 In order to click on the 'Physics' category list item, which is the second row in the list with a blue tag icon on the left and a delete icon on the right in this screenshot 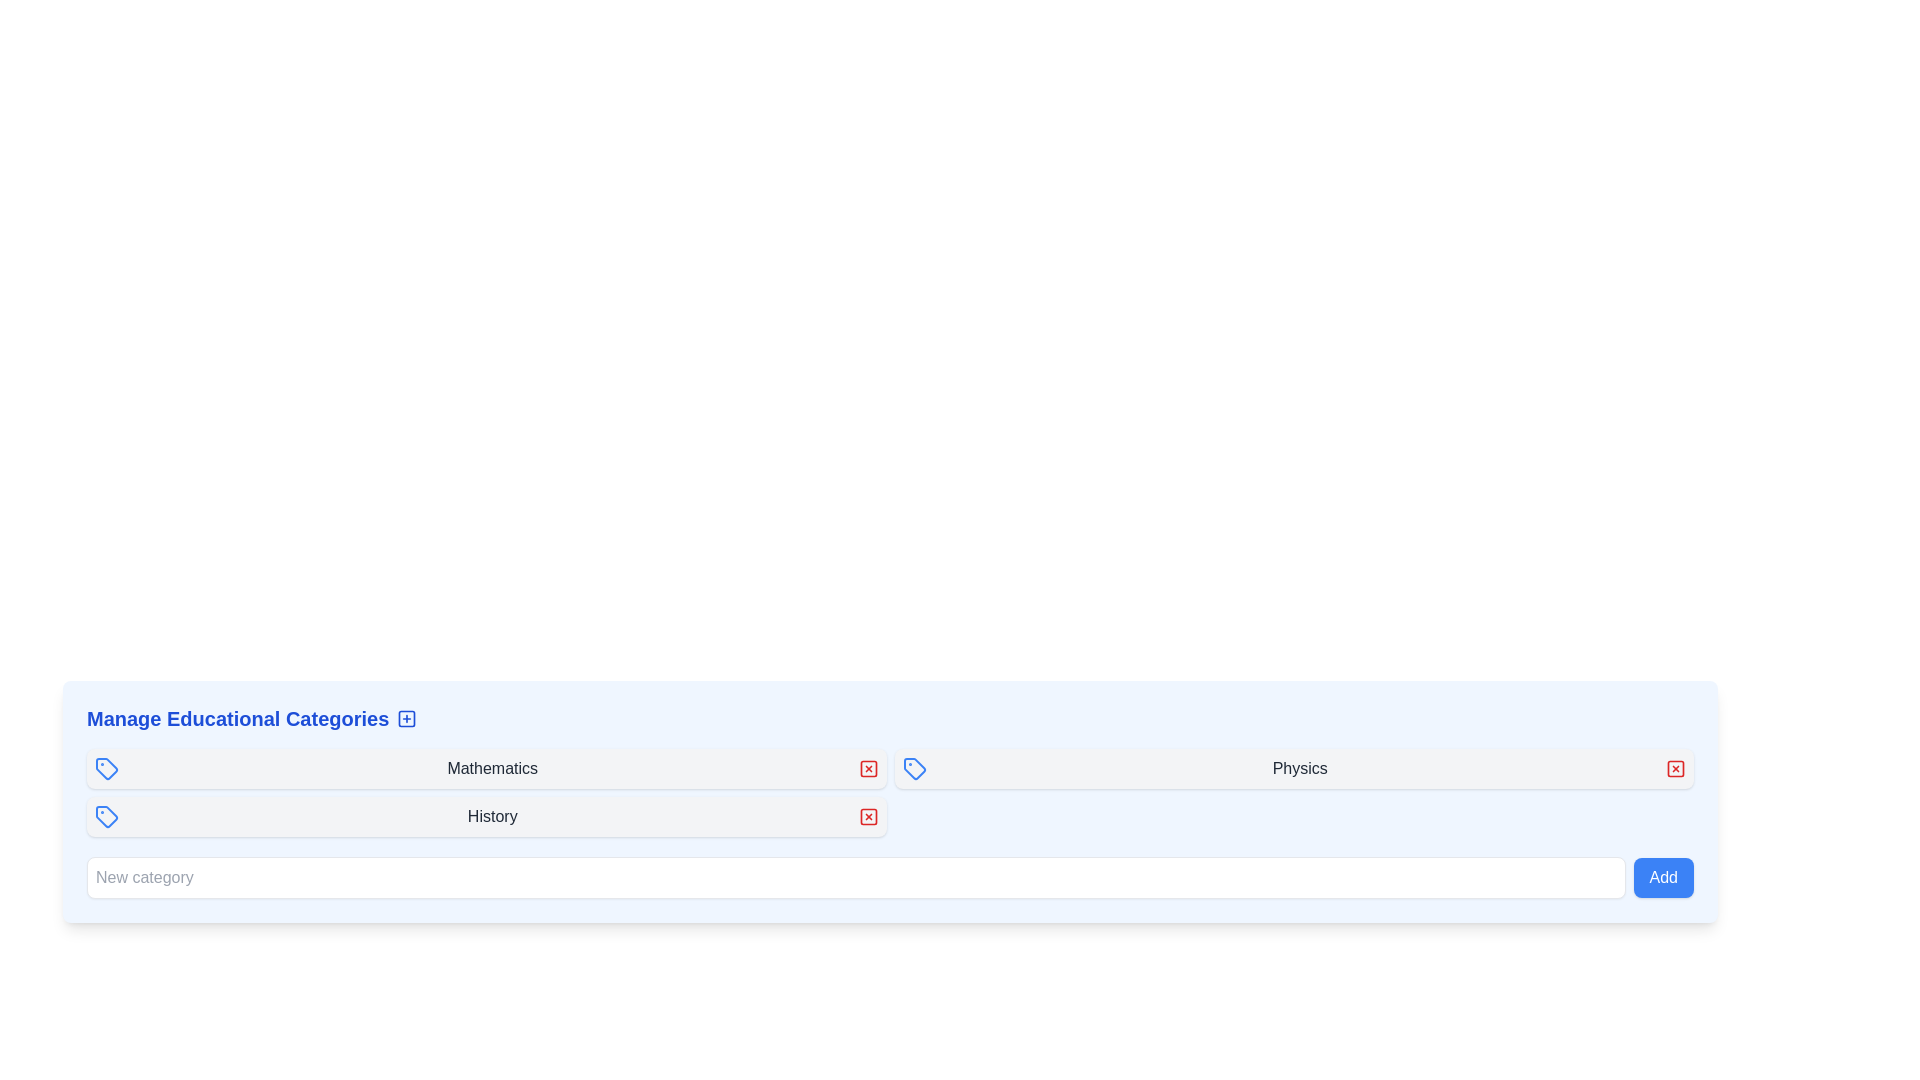, I will do `click(1294, 767)`.